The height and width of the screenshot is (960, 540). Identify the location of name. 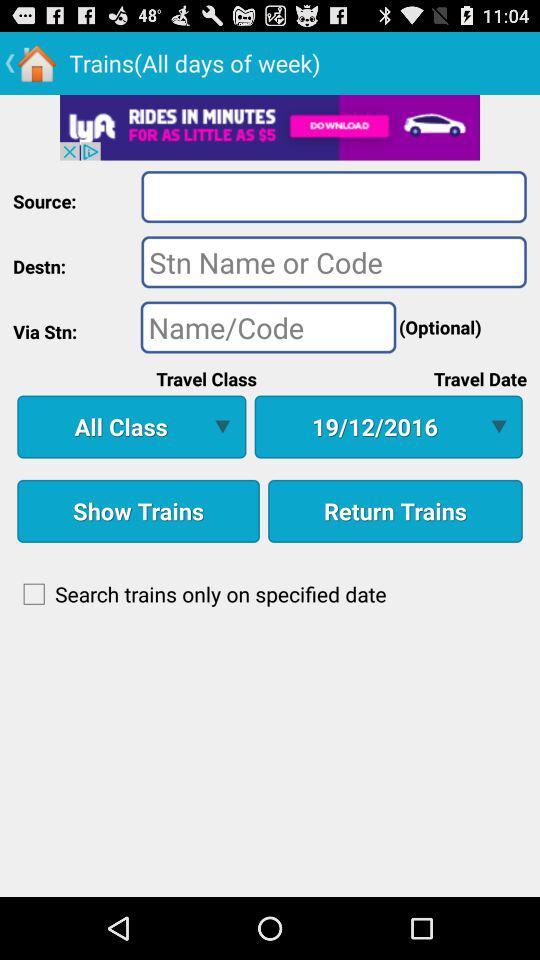
(268, 327).